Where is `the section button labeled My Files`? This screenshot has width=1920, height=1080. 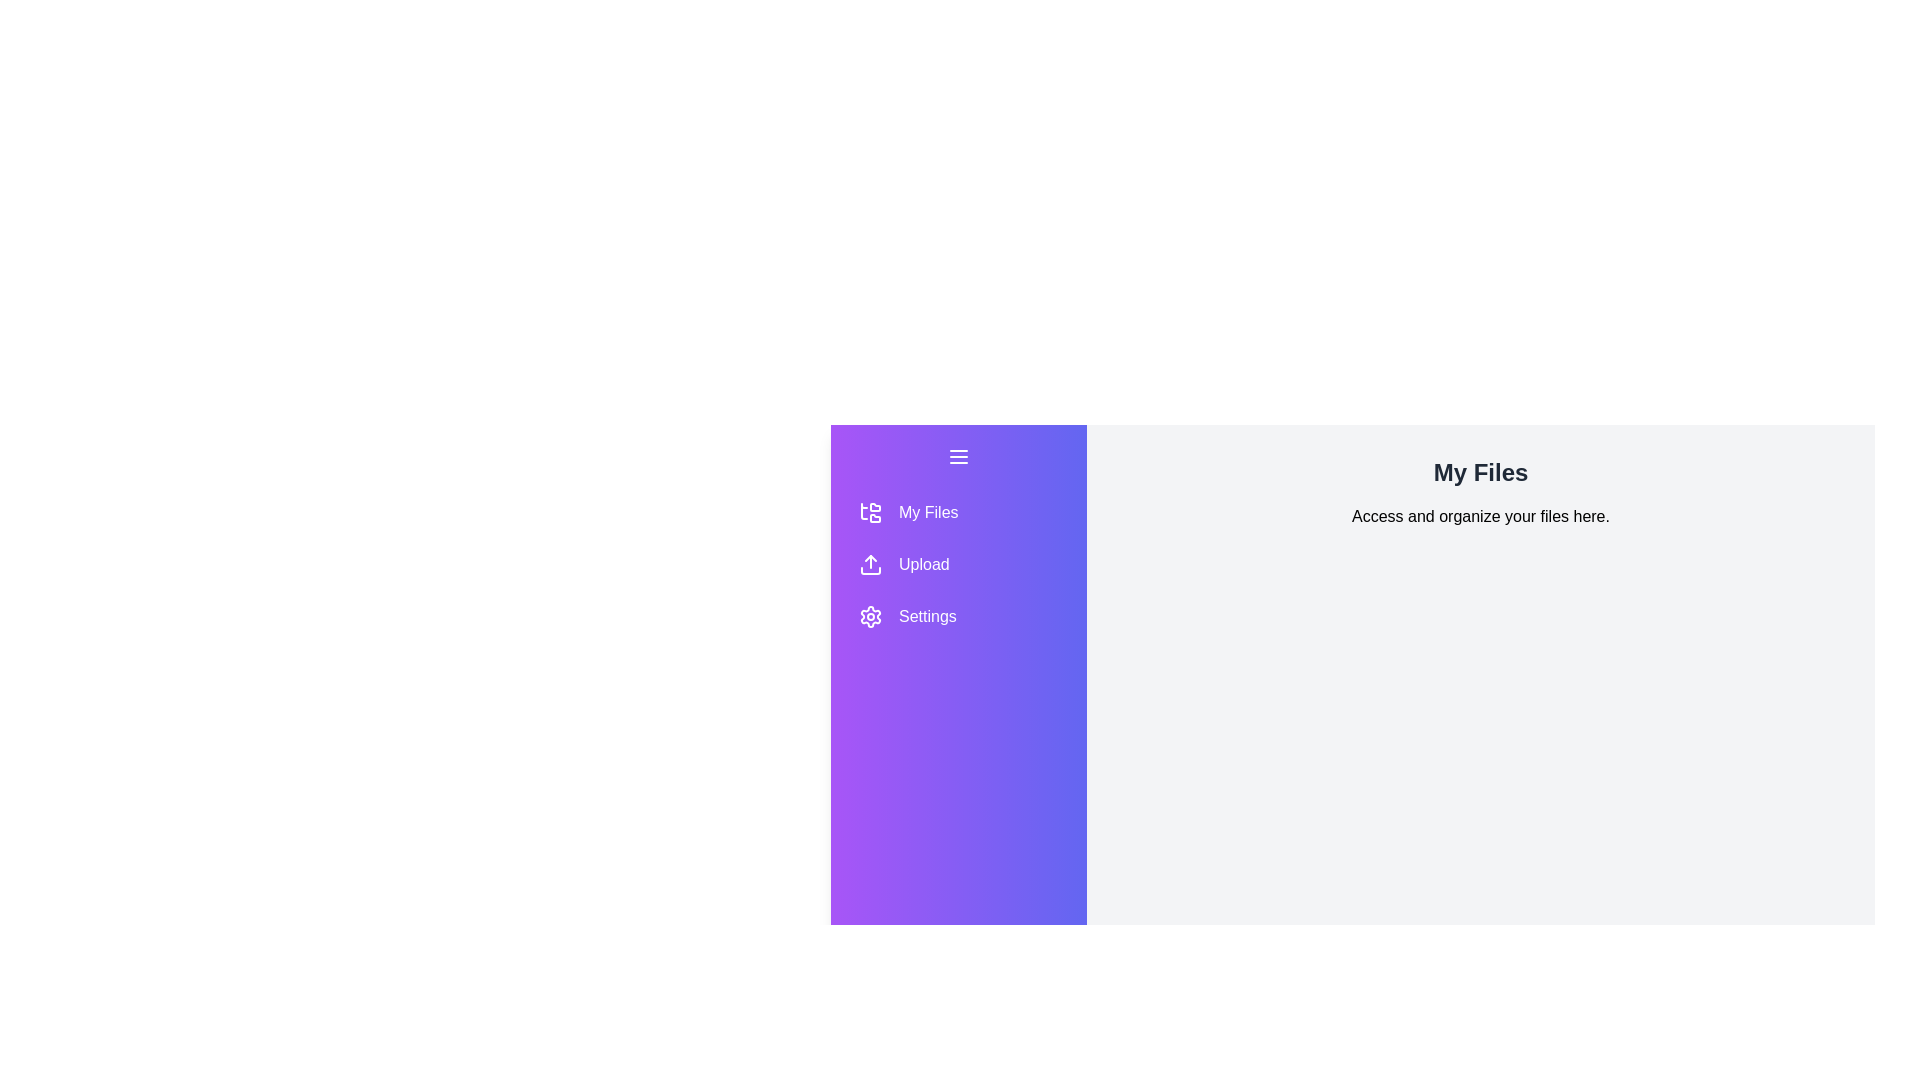
the section button labeled My Files is located at coordinates (958, 512).